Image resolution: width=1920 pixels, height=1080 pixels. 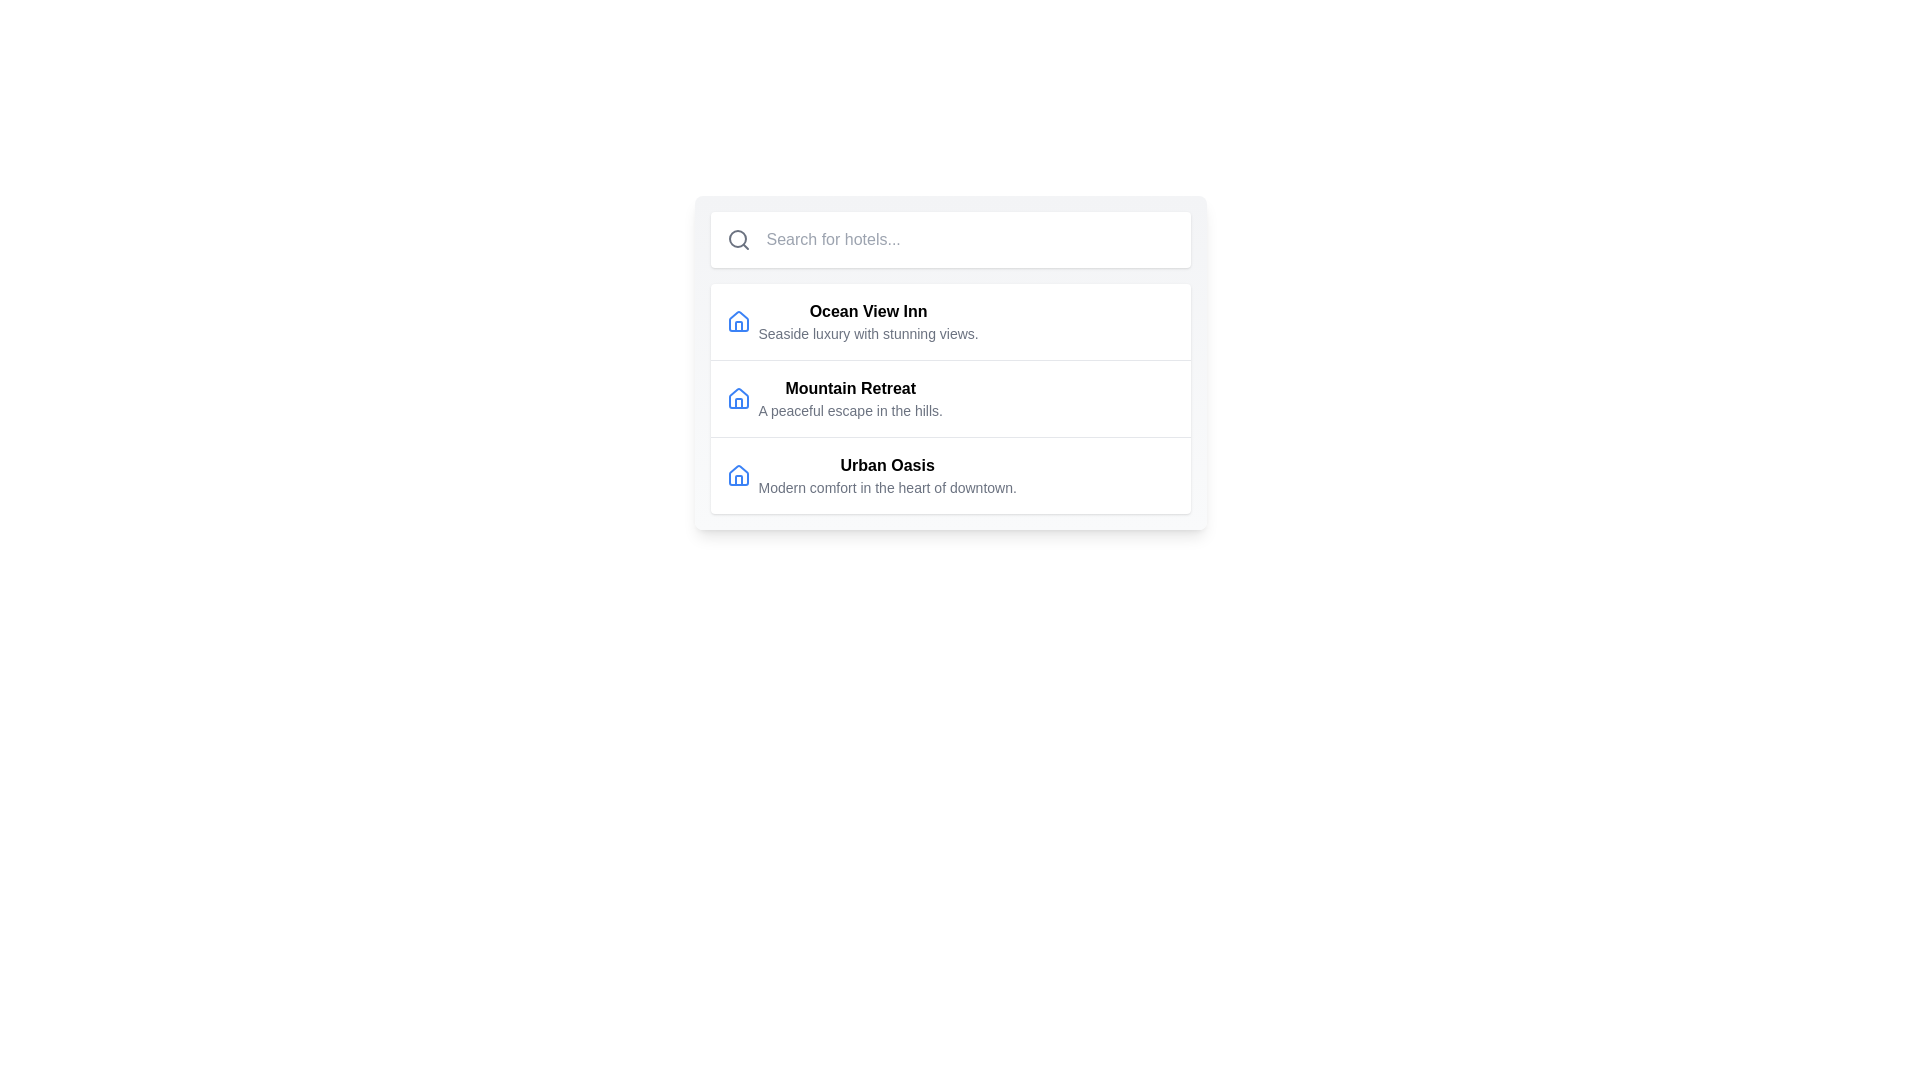 What do you see at coordinates (886, 475) in the screenshot?
I see `the text block titled 'Urban Oasis' which is the third item in a scrollable list of hotel options` at bounding box center [886, 475].